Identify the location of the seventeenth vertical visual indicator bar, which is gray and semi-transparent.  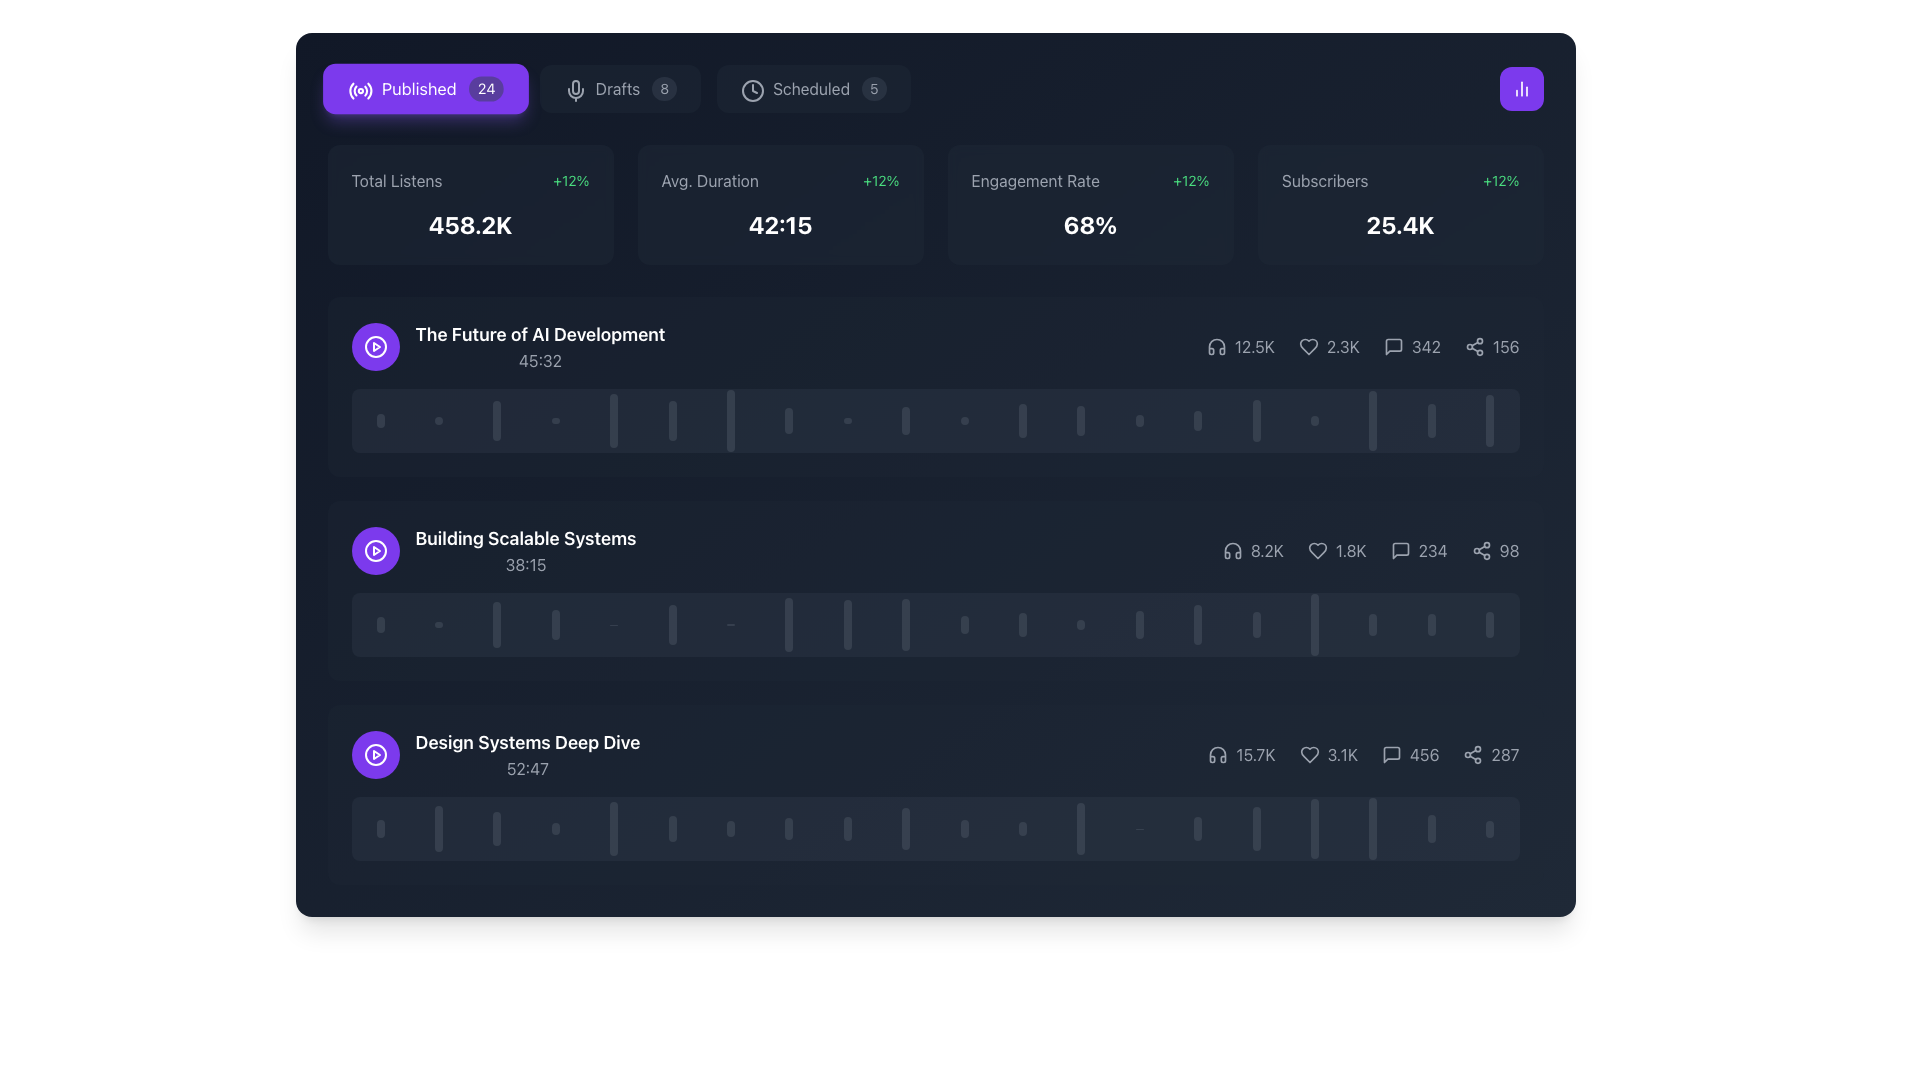
(1255, 829).